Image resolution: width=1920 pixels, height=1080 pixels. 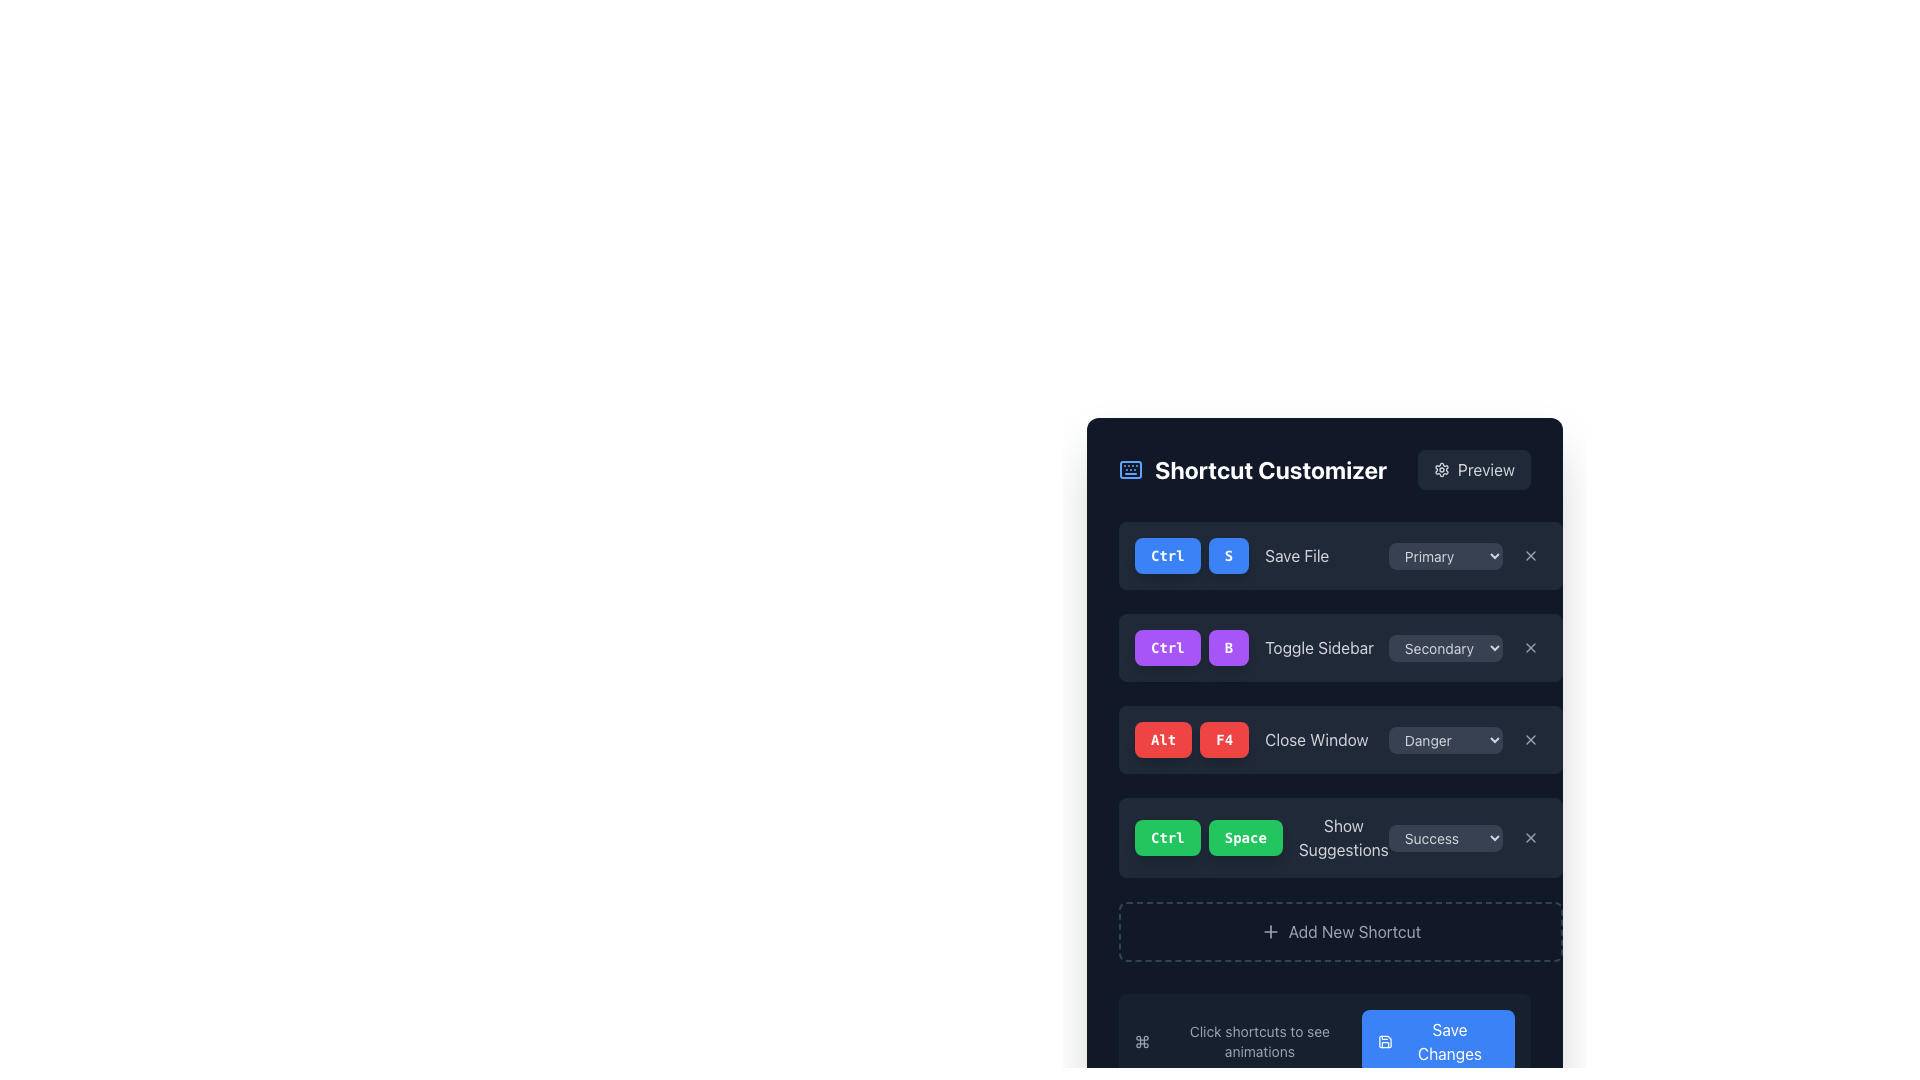 I want to click on the gear icon representing settings, located at the top-right corner of the interface, so click(x=1442, y=470).